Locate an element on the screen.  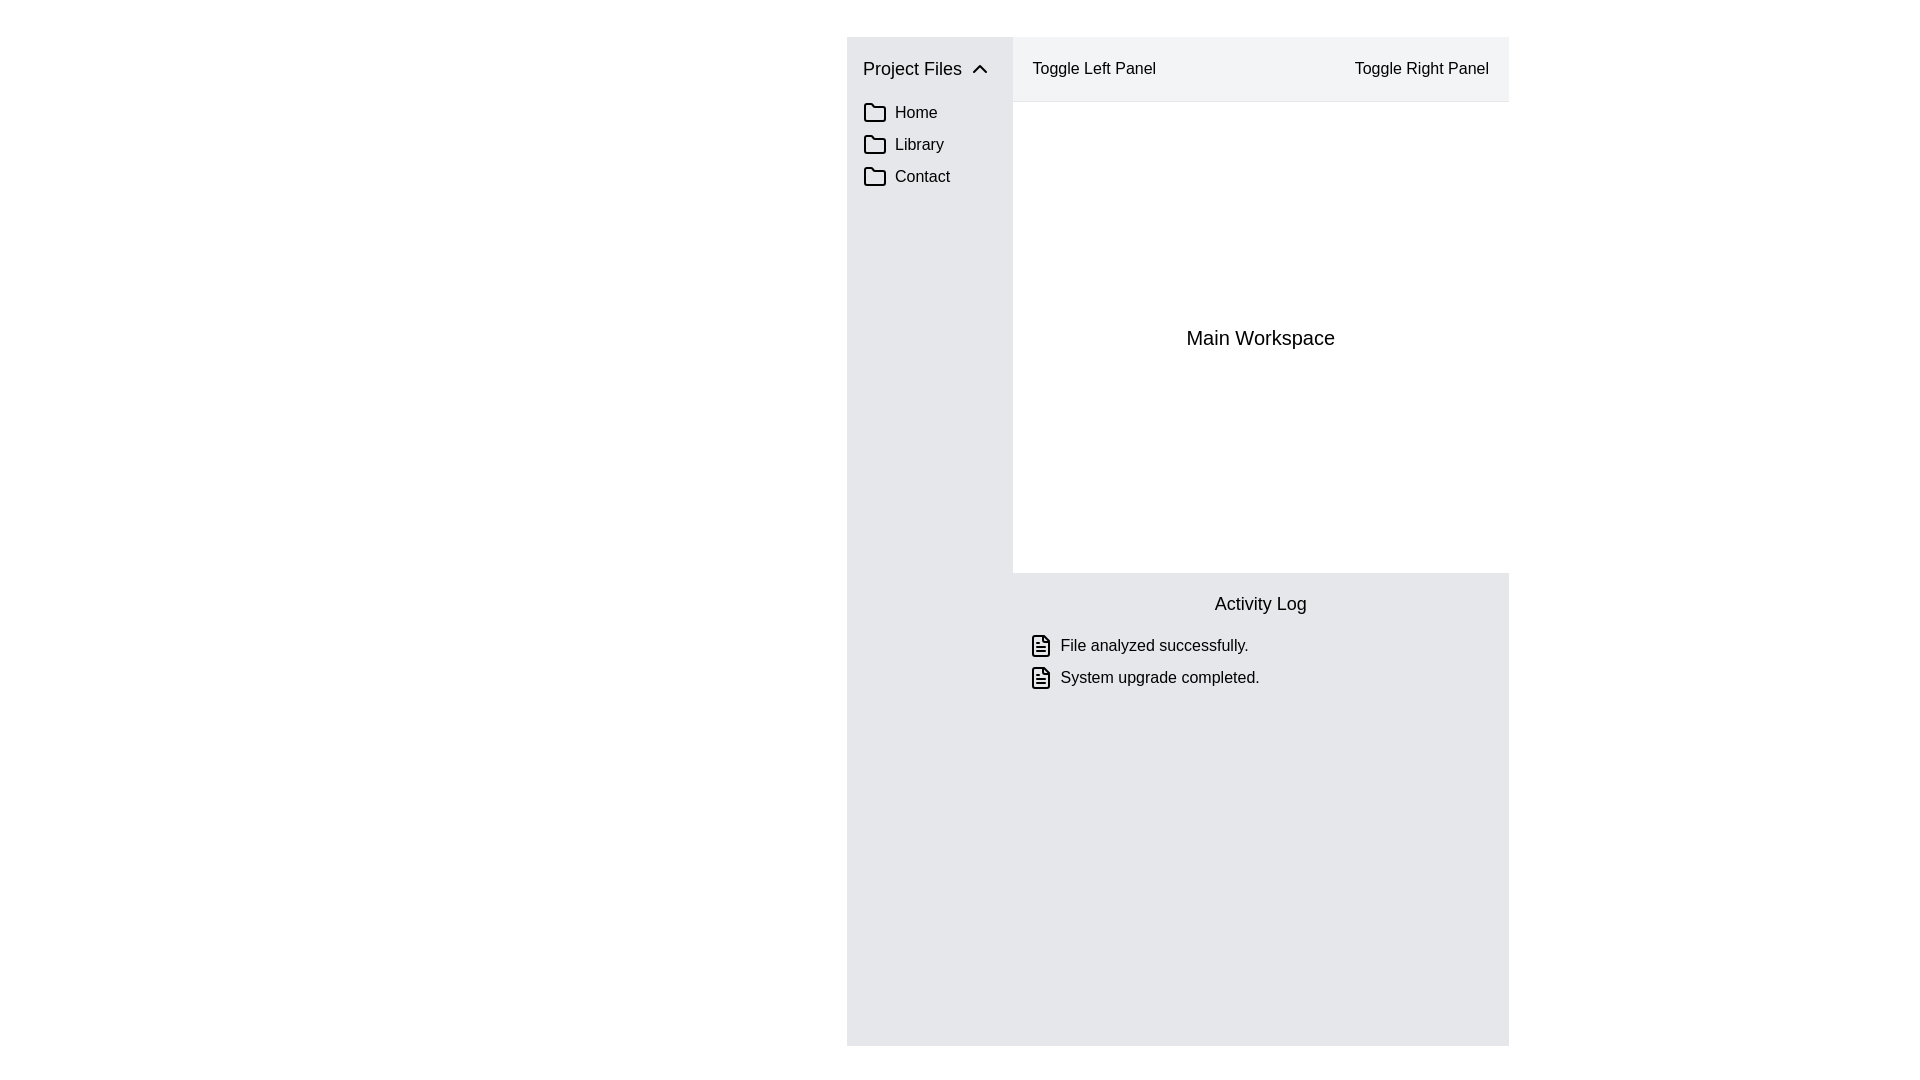
the folder icon styled as an SVG image located in the vertical list of 'Project Files', next to the text 'Contact' is located at coordinates (874, 176).